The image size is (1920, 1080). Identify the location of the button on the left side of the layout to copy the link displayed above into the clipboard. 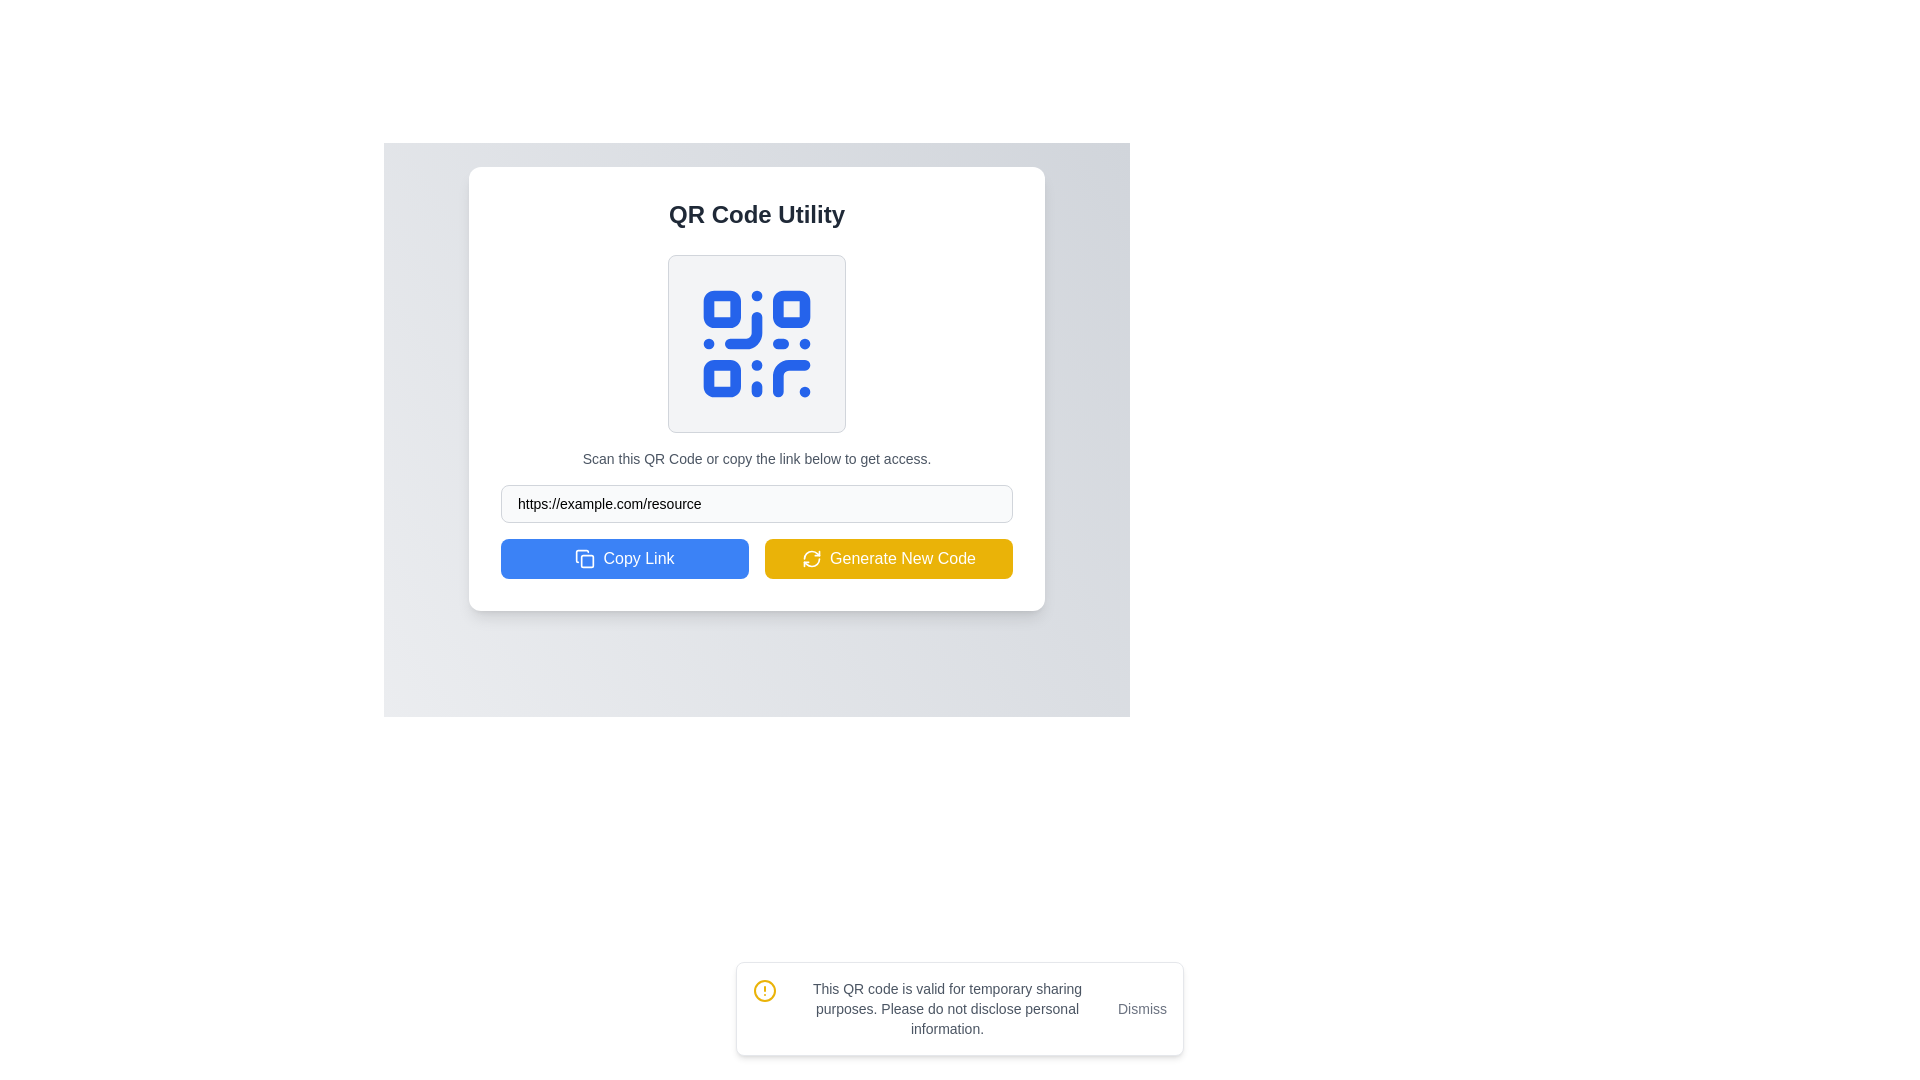
(623, 559).